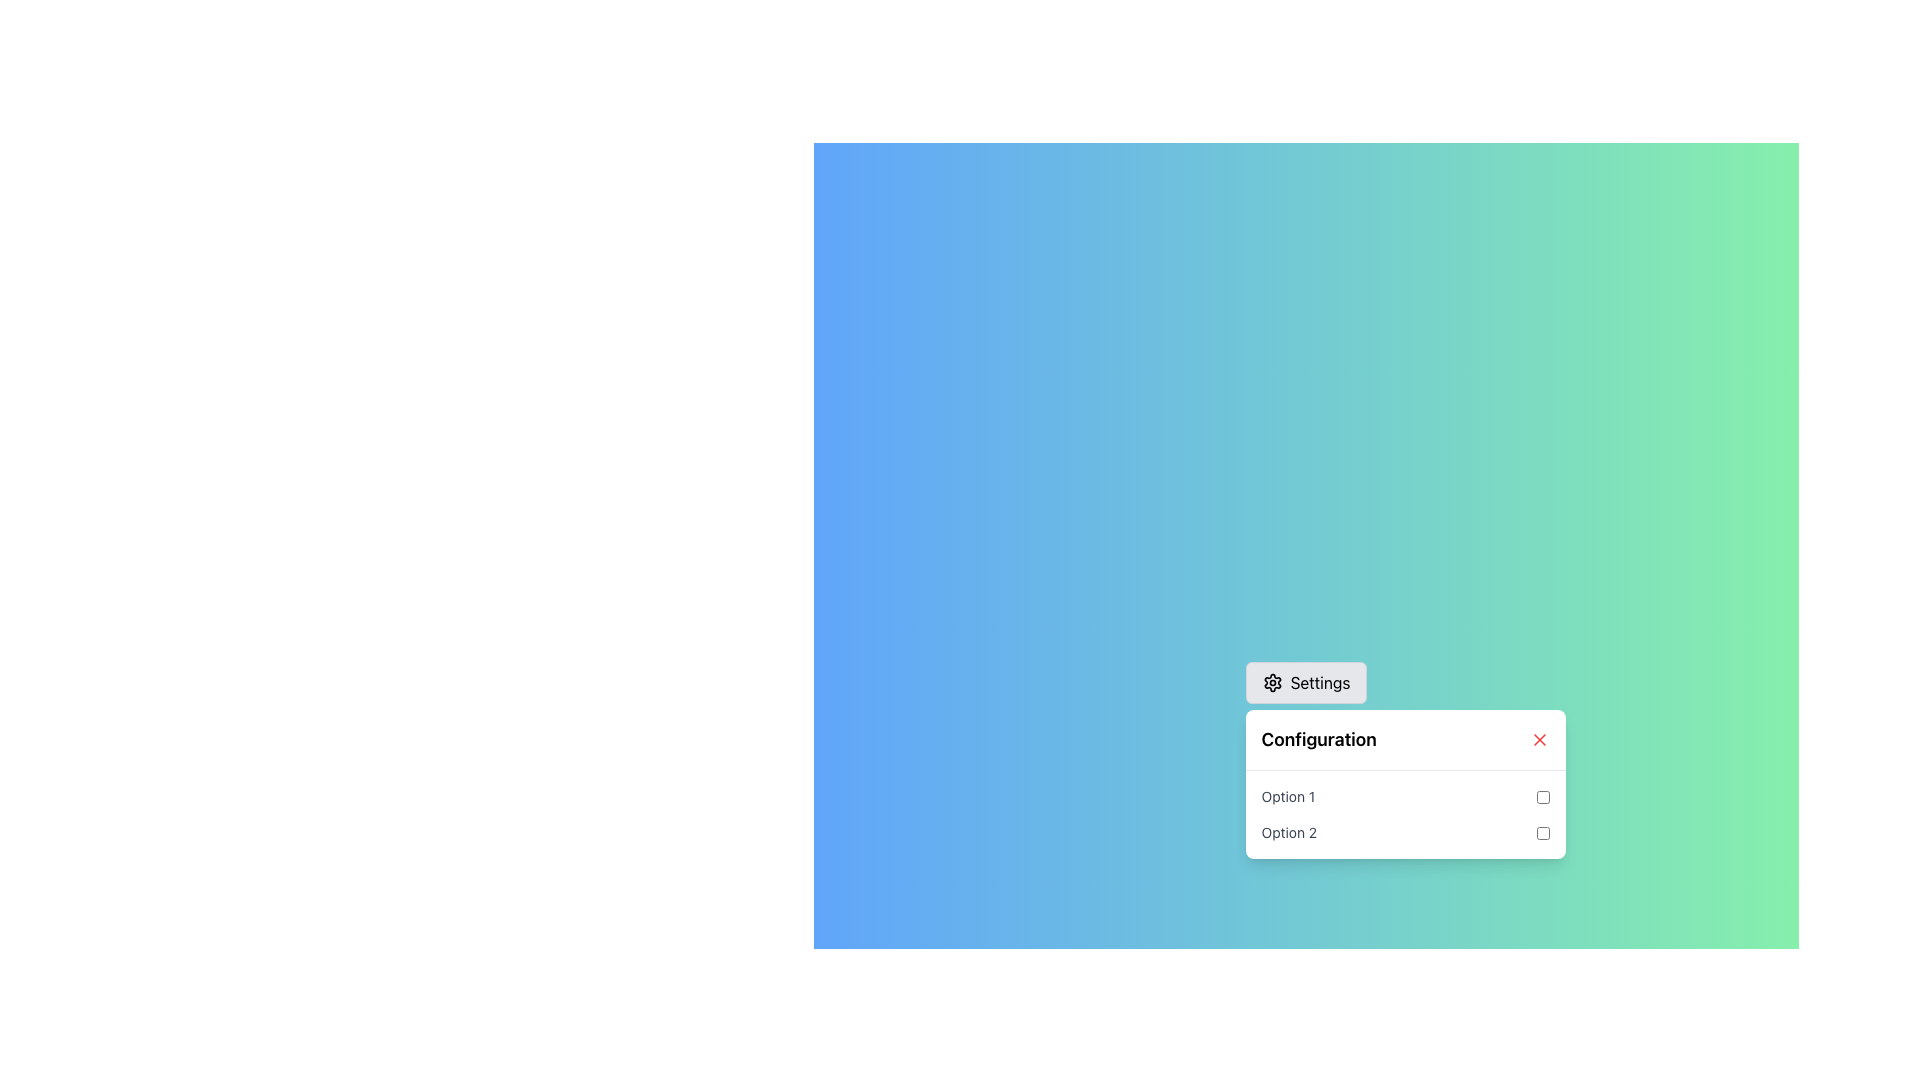  What do you see at coordinates (1538, 740) in the screenshot?
I see `the distinct red 'X' icon located in the top-right corner of the 'Configuration' section` at bounding box center [1538, 740].